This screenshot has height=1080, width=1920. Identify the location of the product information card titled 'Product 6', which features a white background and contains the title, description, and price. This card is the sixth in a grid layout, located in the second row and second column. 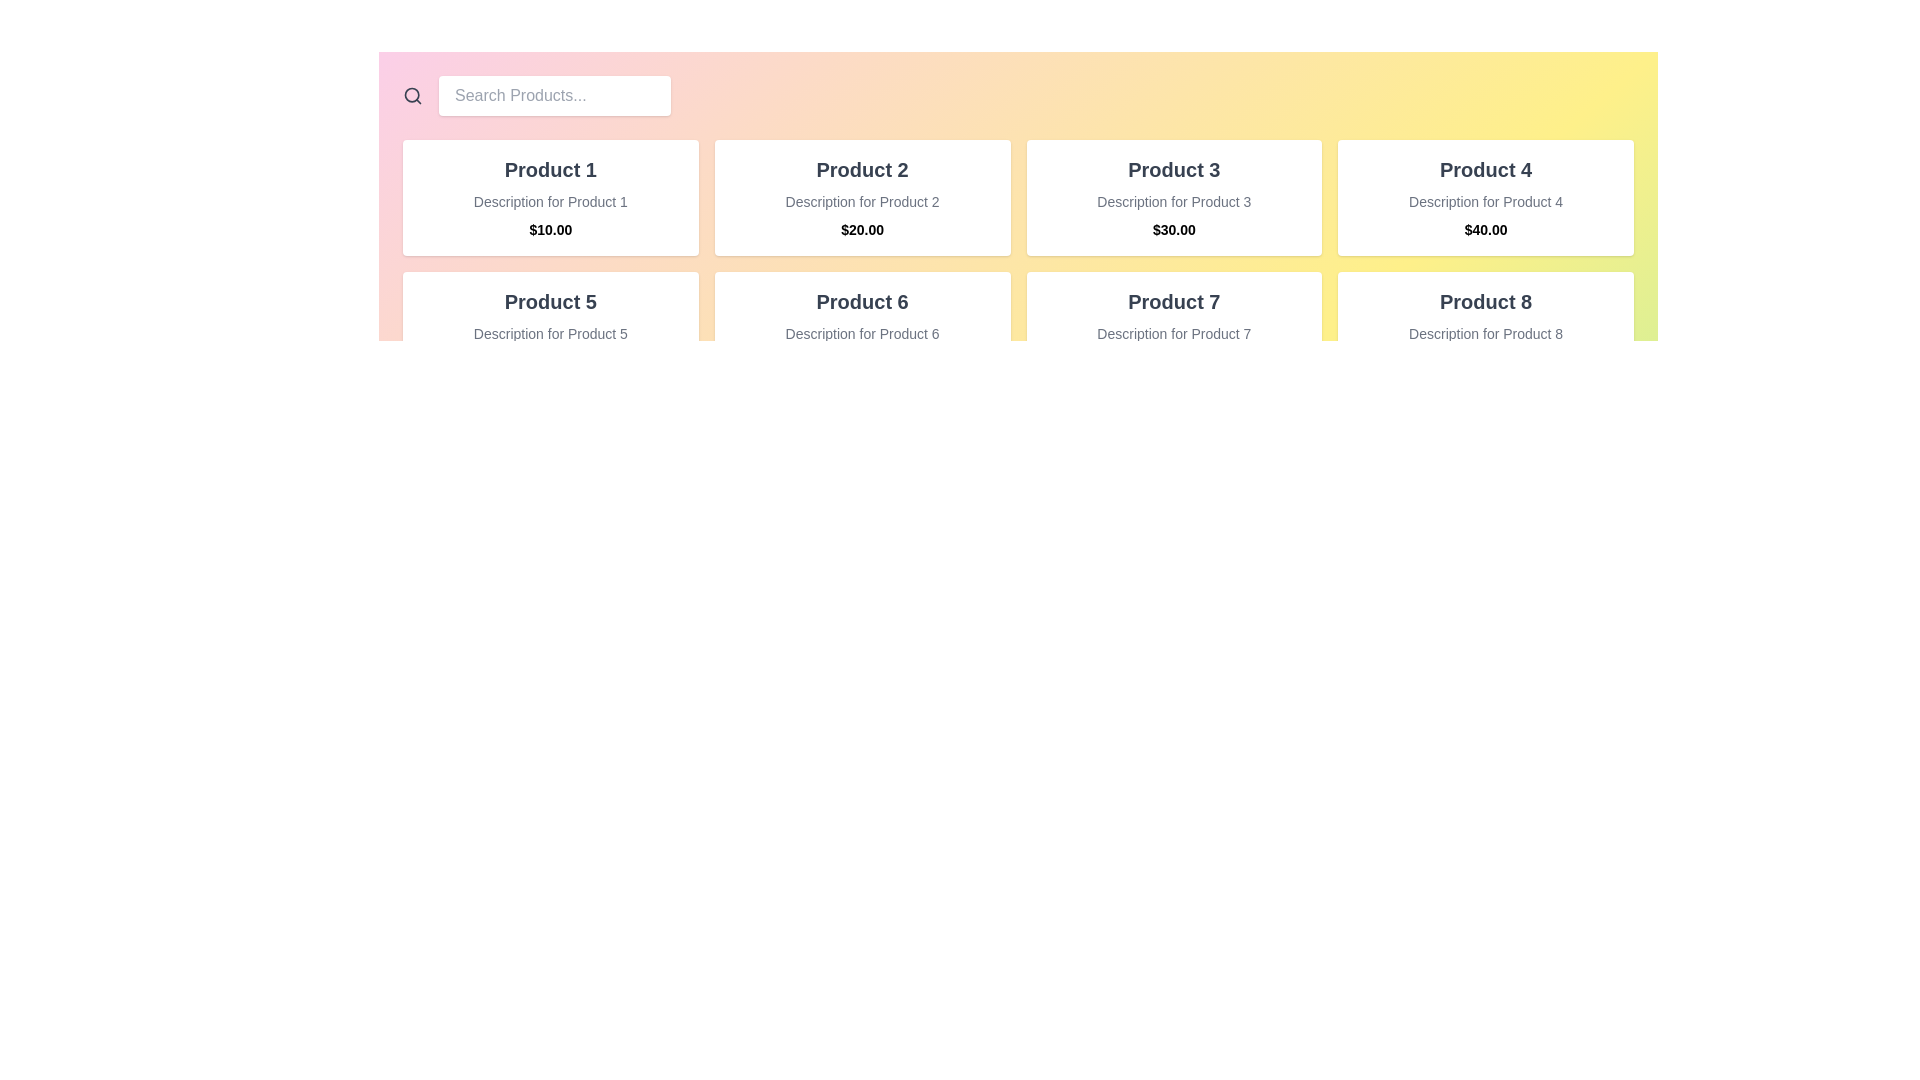
(862, 329).